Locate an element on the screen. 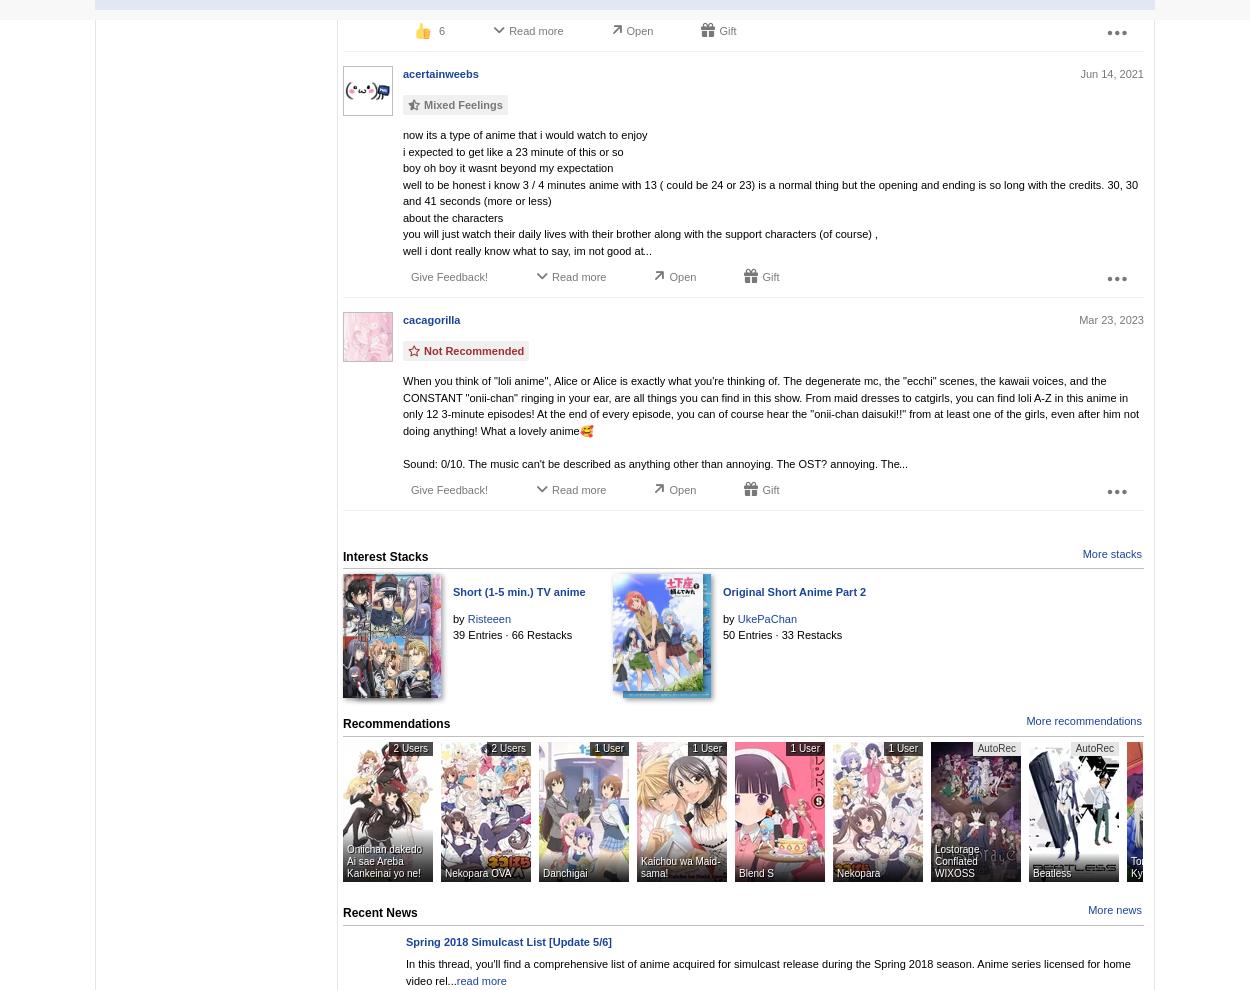 This screenshot has width=1250, height=990. 'Recent News' is located at coordinates (342, 911).